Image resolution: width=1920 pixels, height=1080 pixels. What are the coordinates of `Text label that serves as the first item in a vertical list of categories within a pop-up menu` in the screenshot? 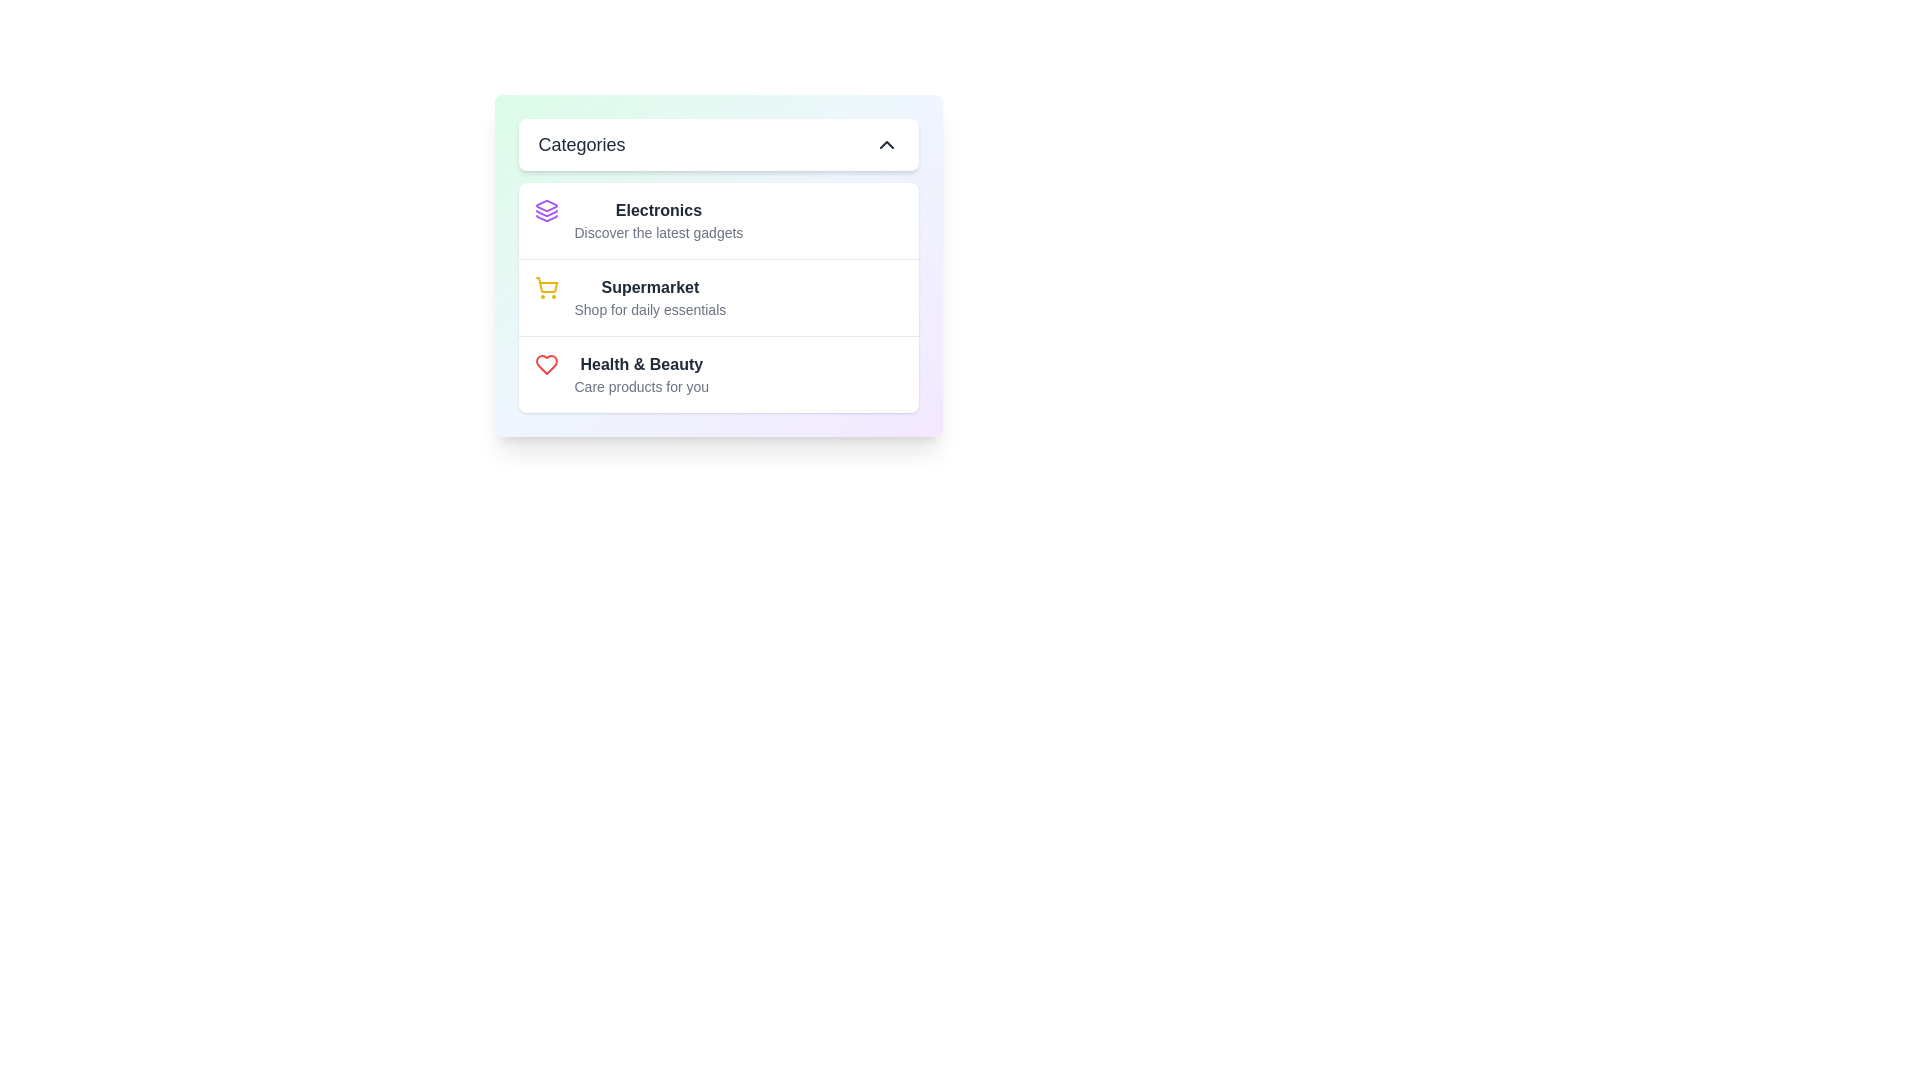 It's located at (658, 211).